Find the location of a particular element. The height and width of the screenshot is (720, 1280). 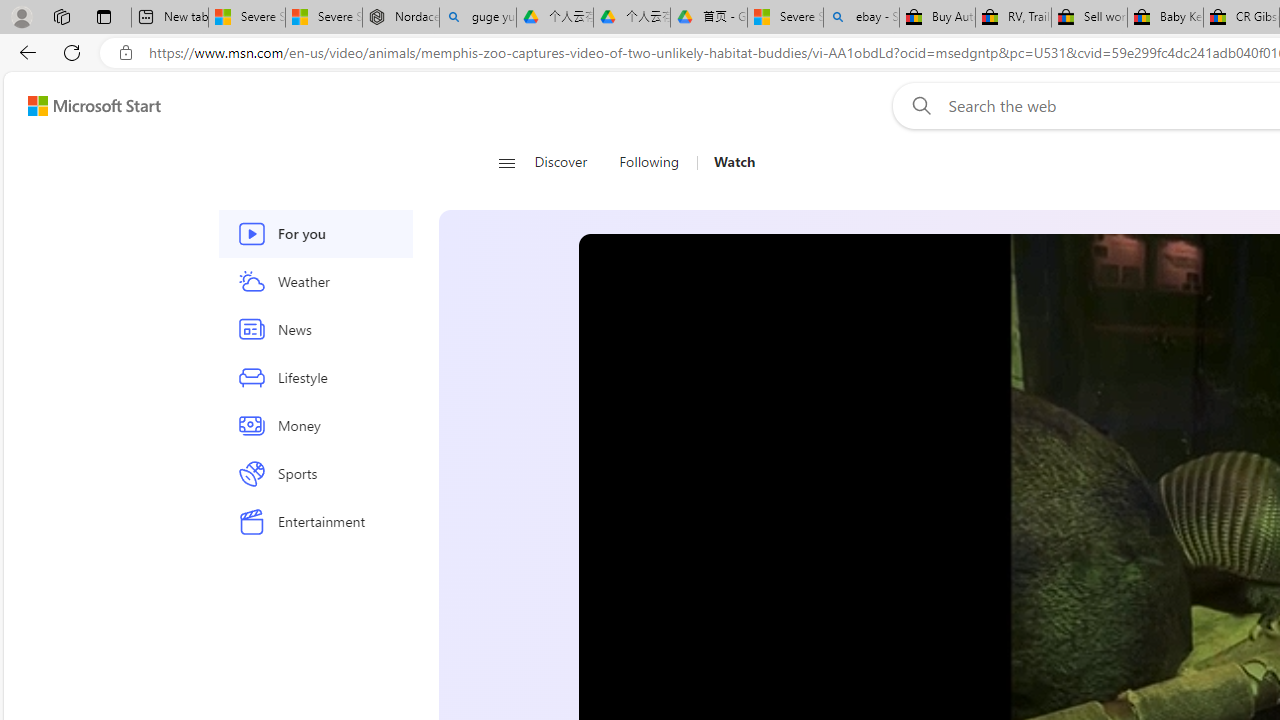

'Watch' is located at coordinates (733, 162).